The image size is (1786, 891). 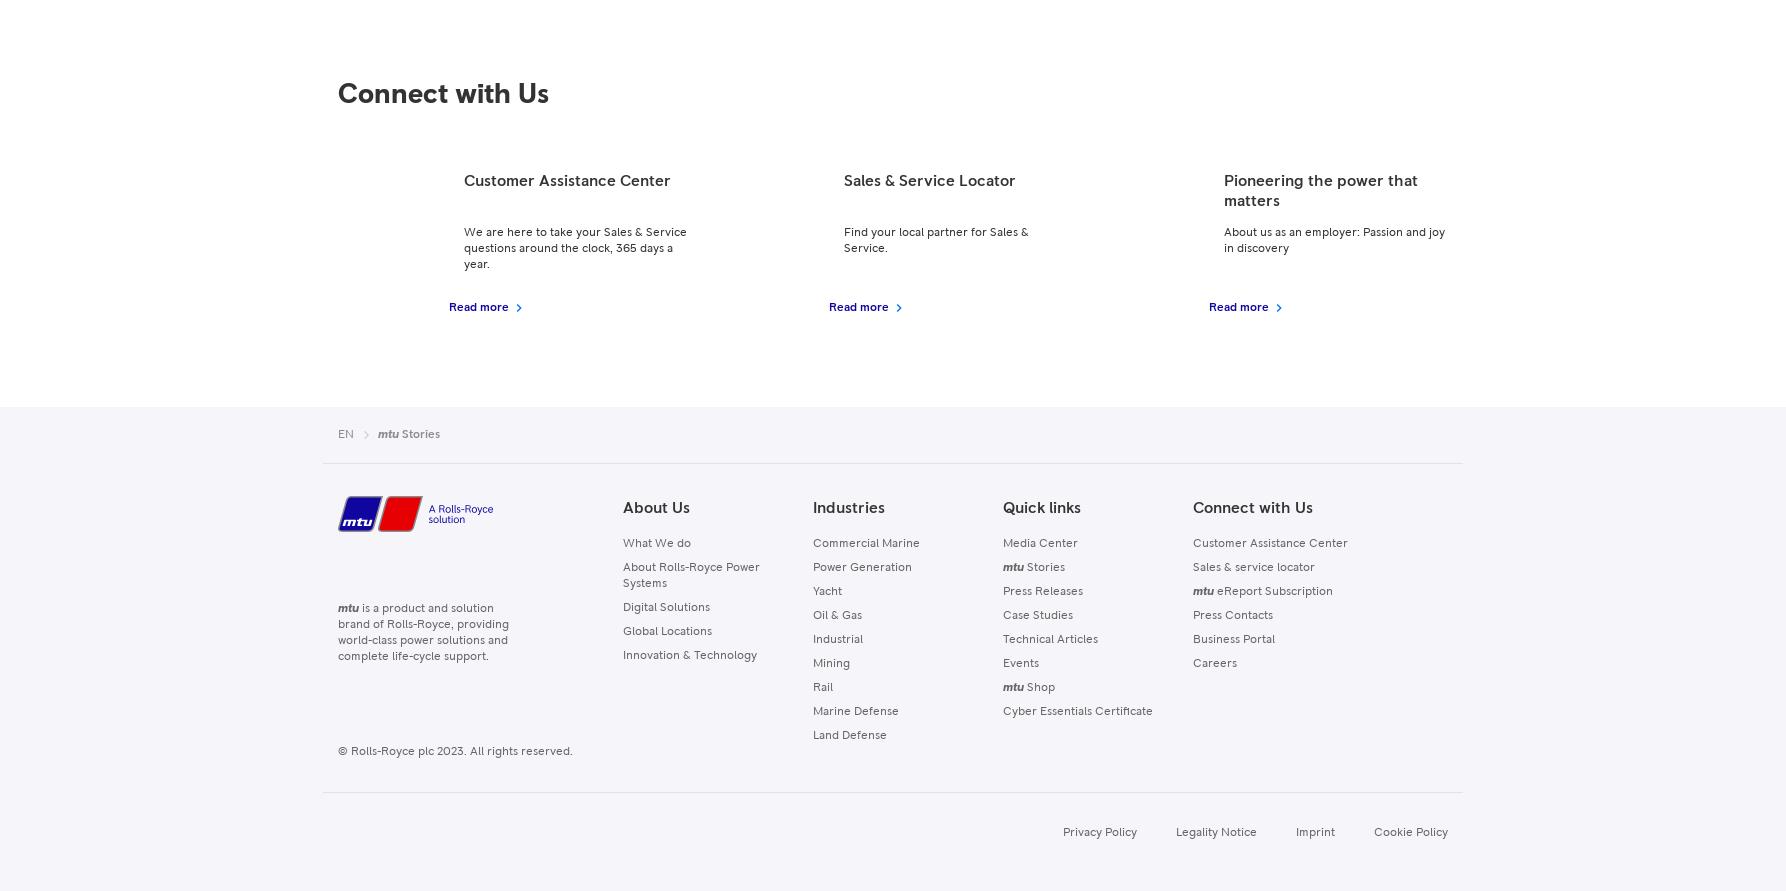 What do you see at coordinates (853, 710) in the screenshot?
I see `'Marine Defense'` at bounding box center [853, 710].